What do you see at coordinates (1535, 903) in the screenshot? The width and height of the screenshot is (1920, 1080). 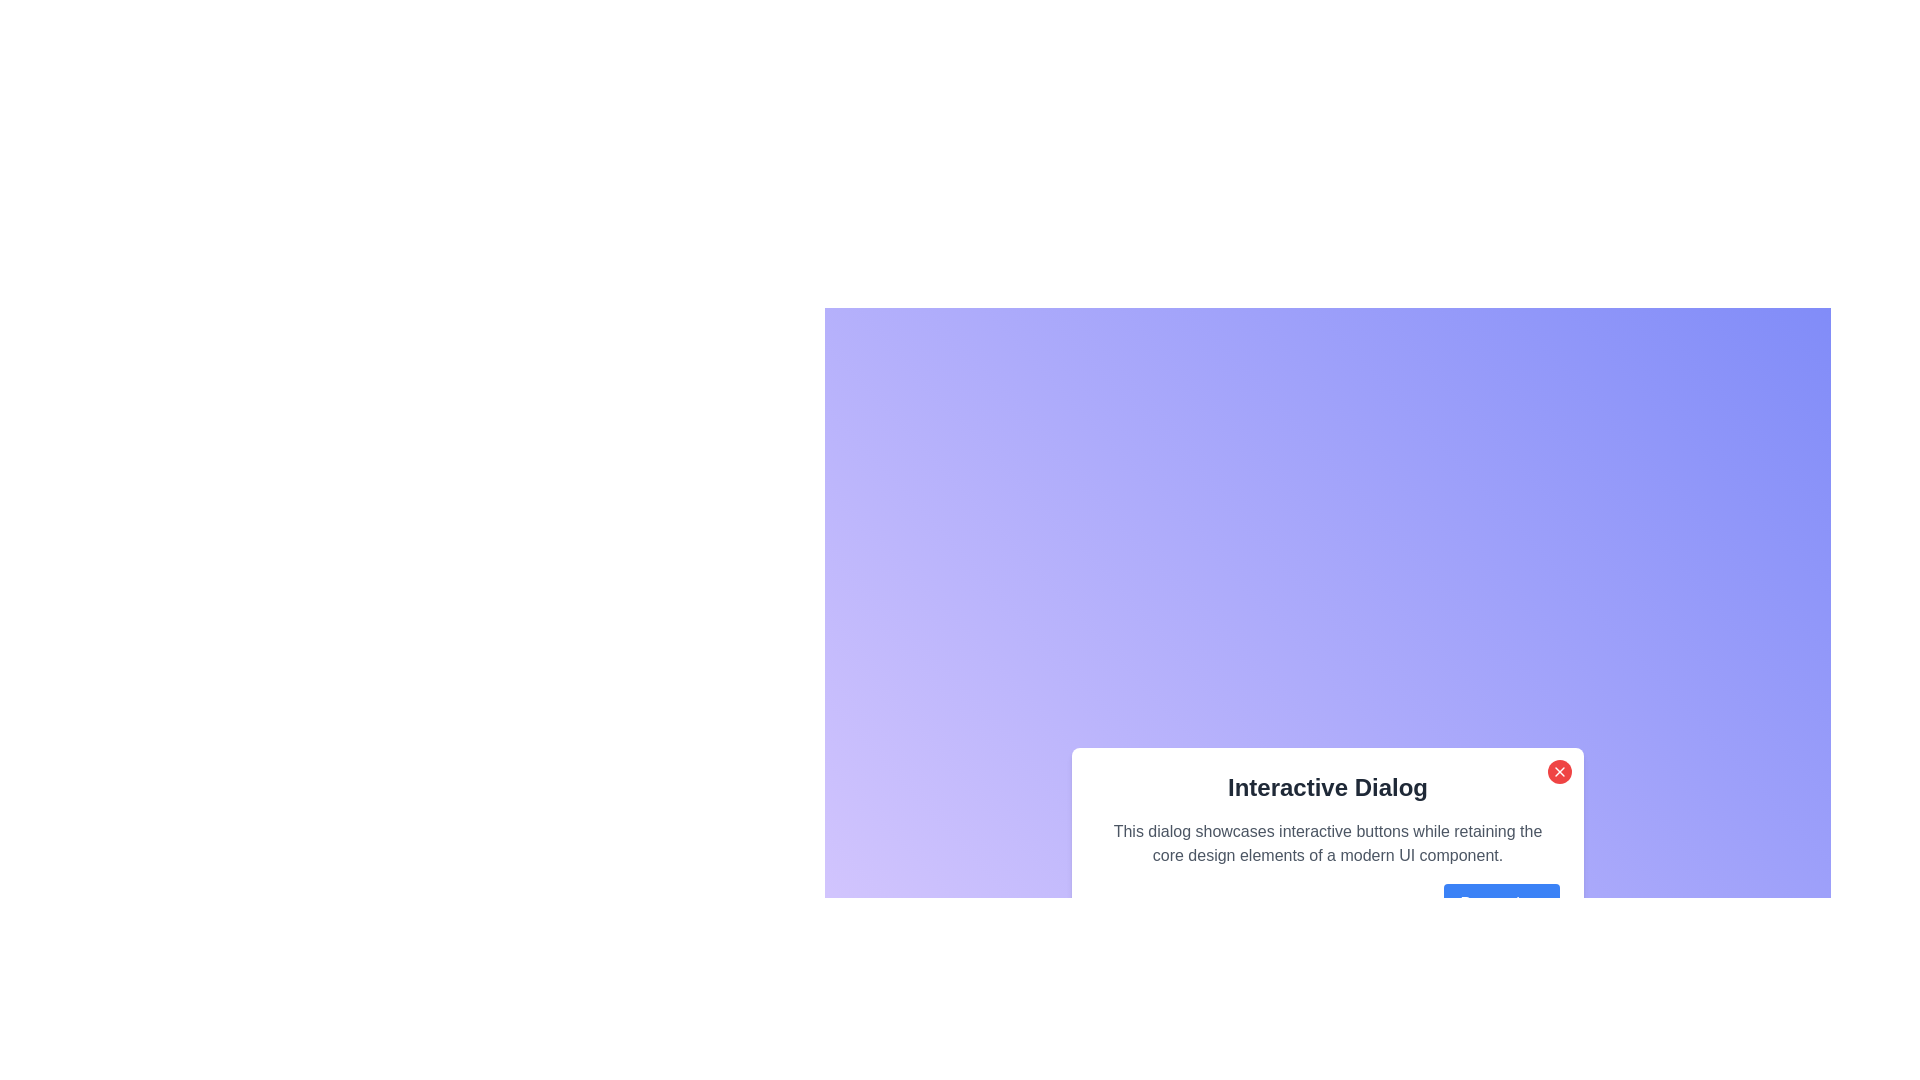 I see `the rightward-pointing arrow icon located at the right end of the 'Proceed' button within the interactive dialog box` at bounding box center [1535, 903].